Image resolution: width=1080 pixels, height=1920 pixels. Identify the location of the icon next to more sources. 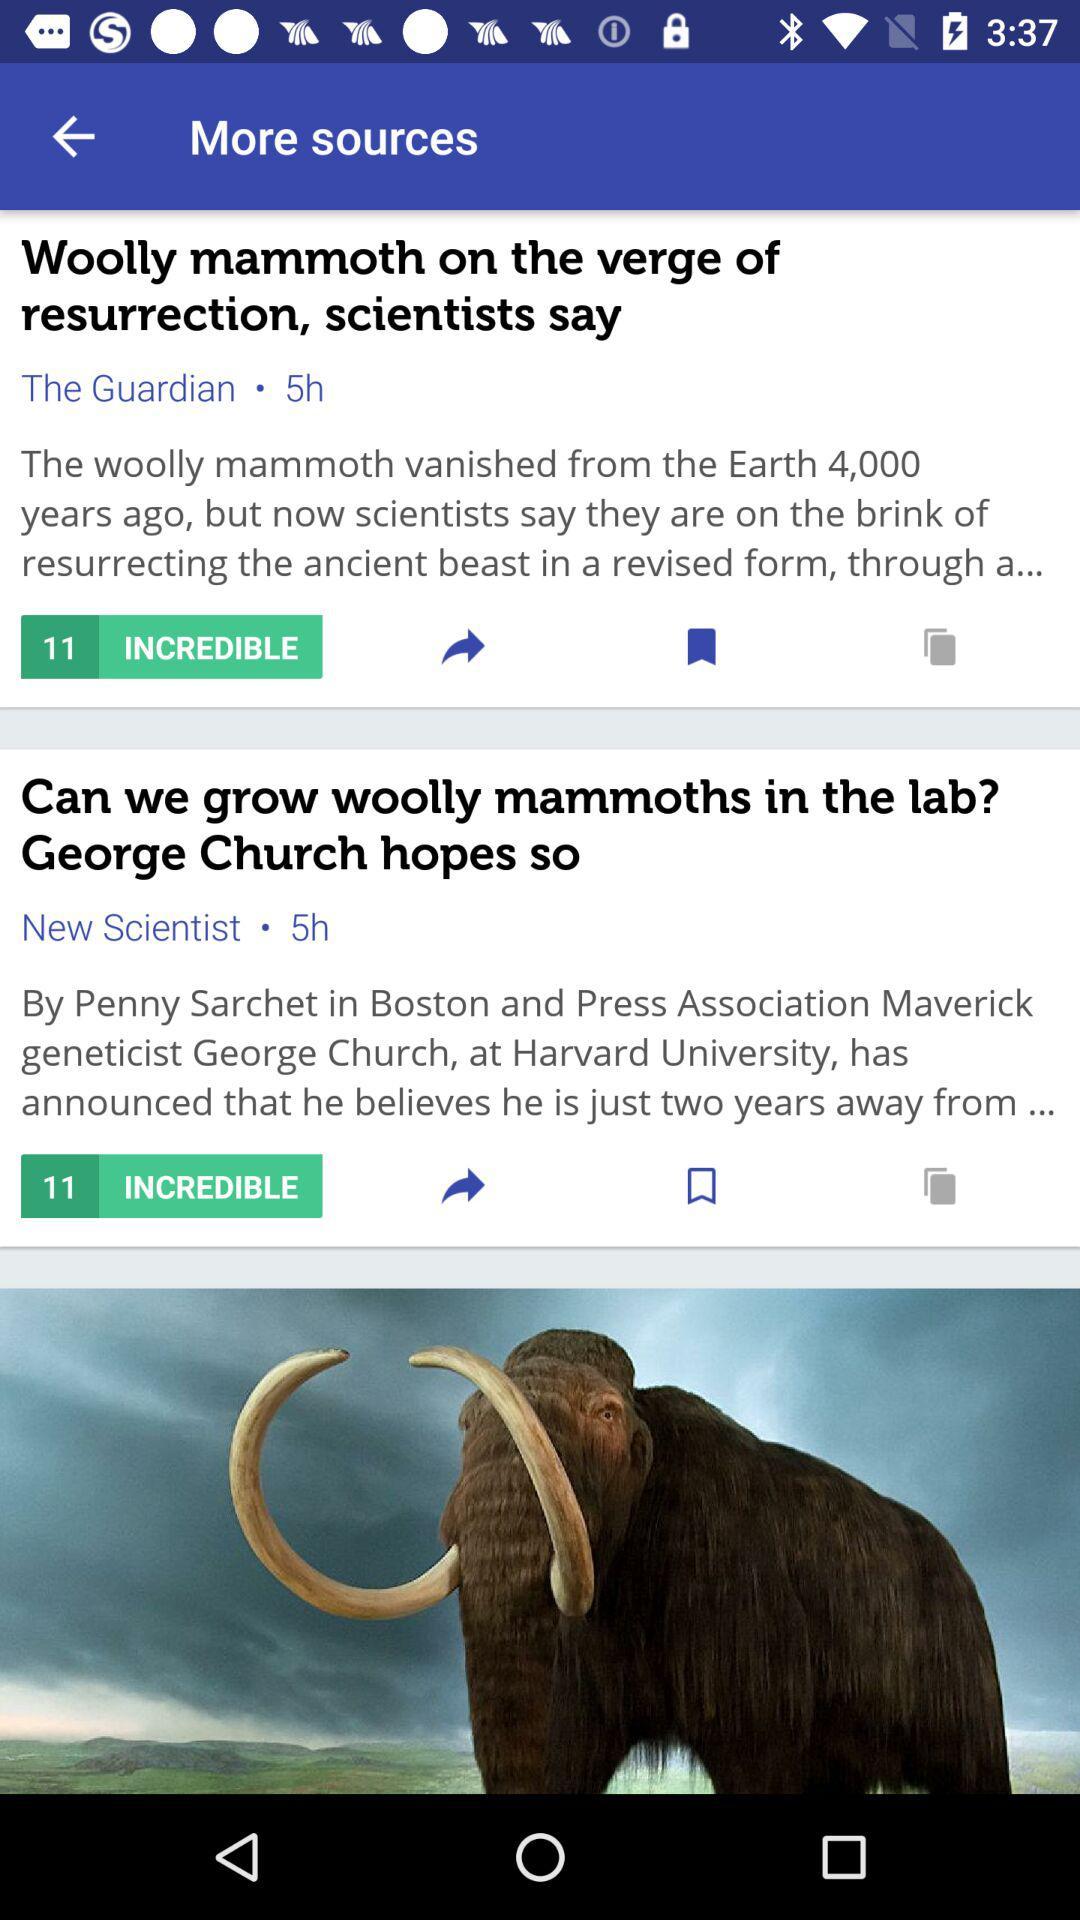
(72, 135).